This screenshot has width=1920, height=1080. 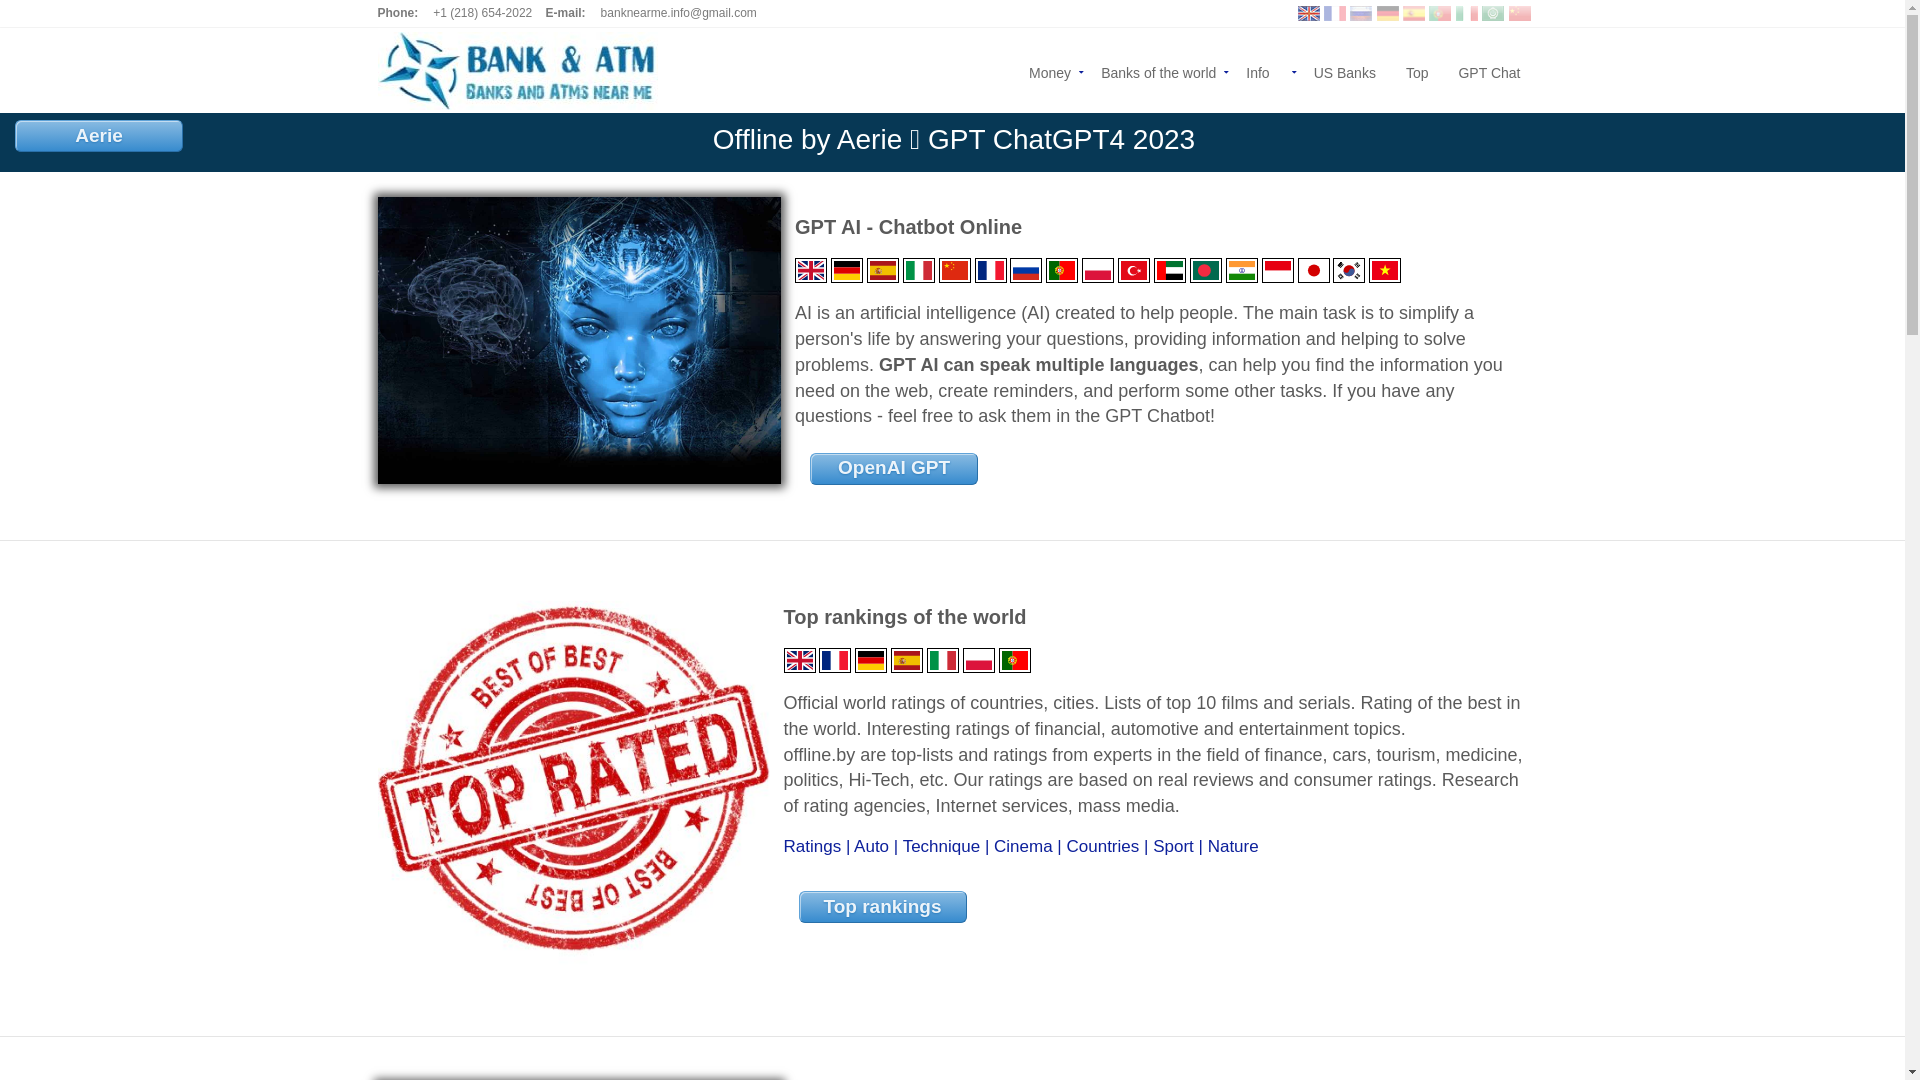 I want to click on 'Nature', so click(x=1232, y=846).